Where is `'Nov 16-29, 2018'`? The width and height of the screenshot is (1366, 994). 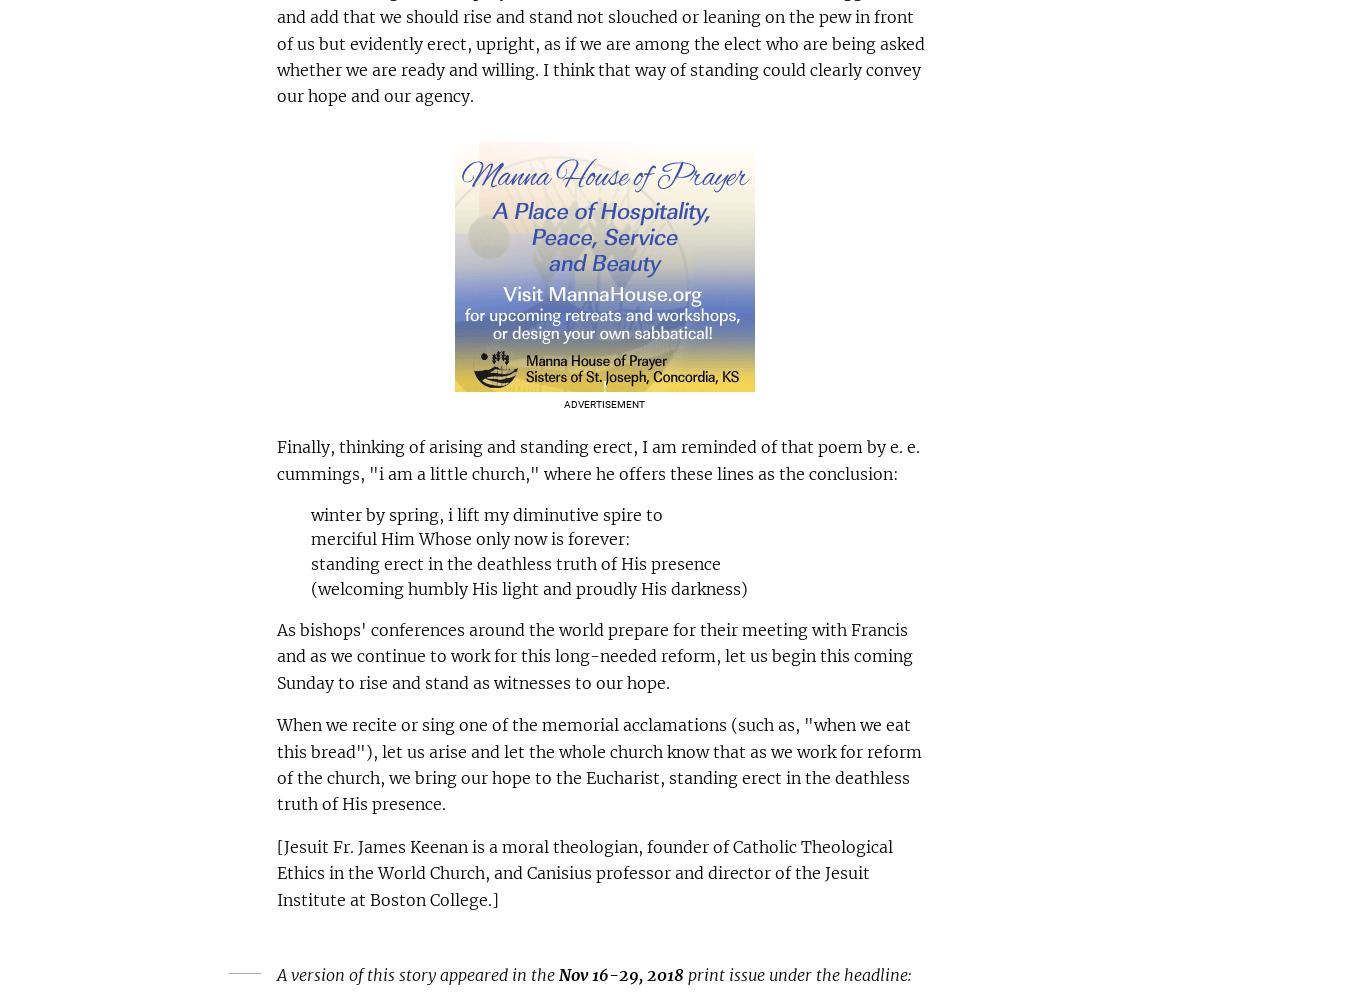 'Nov 16-29, 2018' is located at coordinates (619, 973).